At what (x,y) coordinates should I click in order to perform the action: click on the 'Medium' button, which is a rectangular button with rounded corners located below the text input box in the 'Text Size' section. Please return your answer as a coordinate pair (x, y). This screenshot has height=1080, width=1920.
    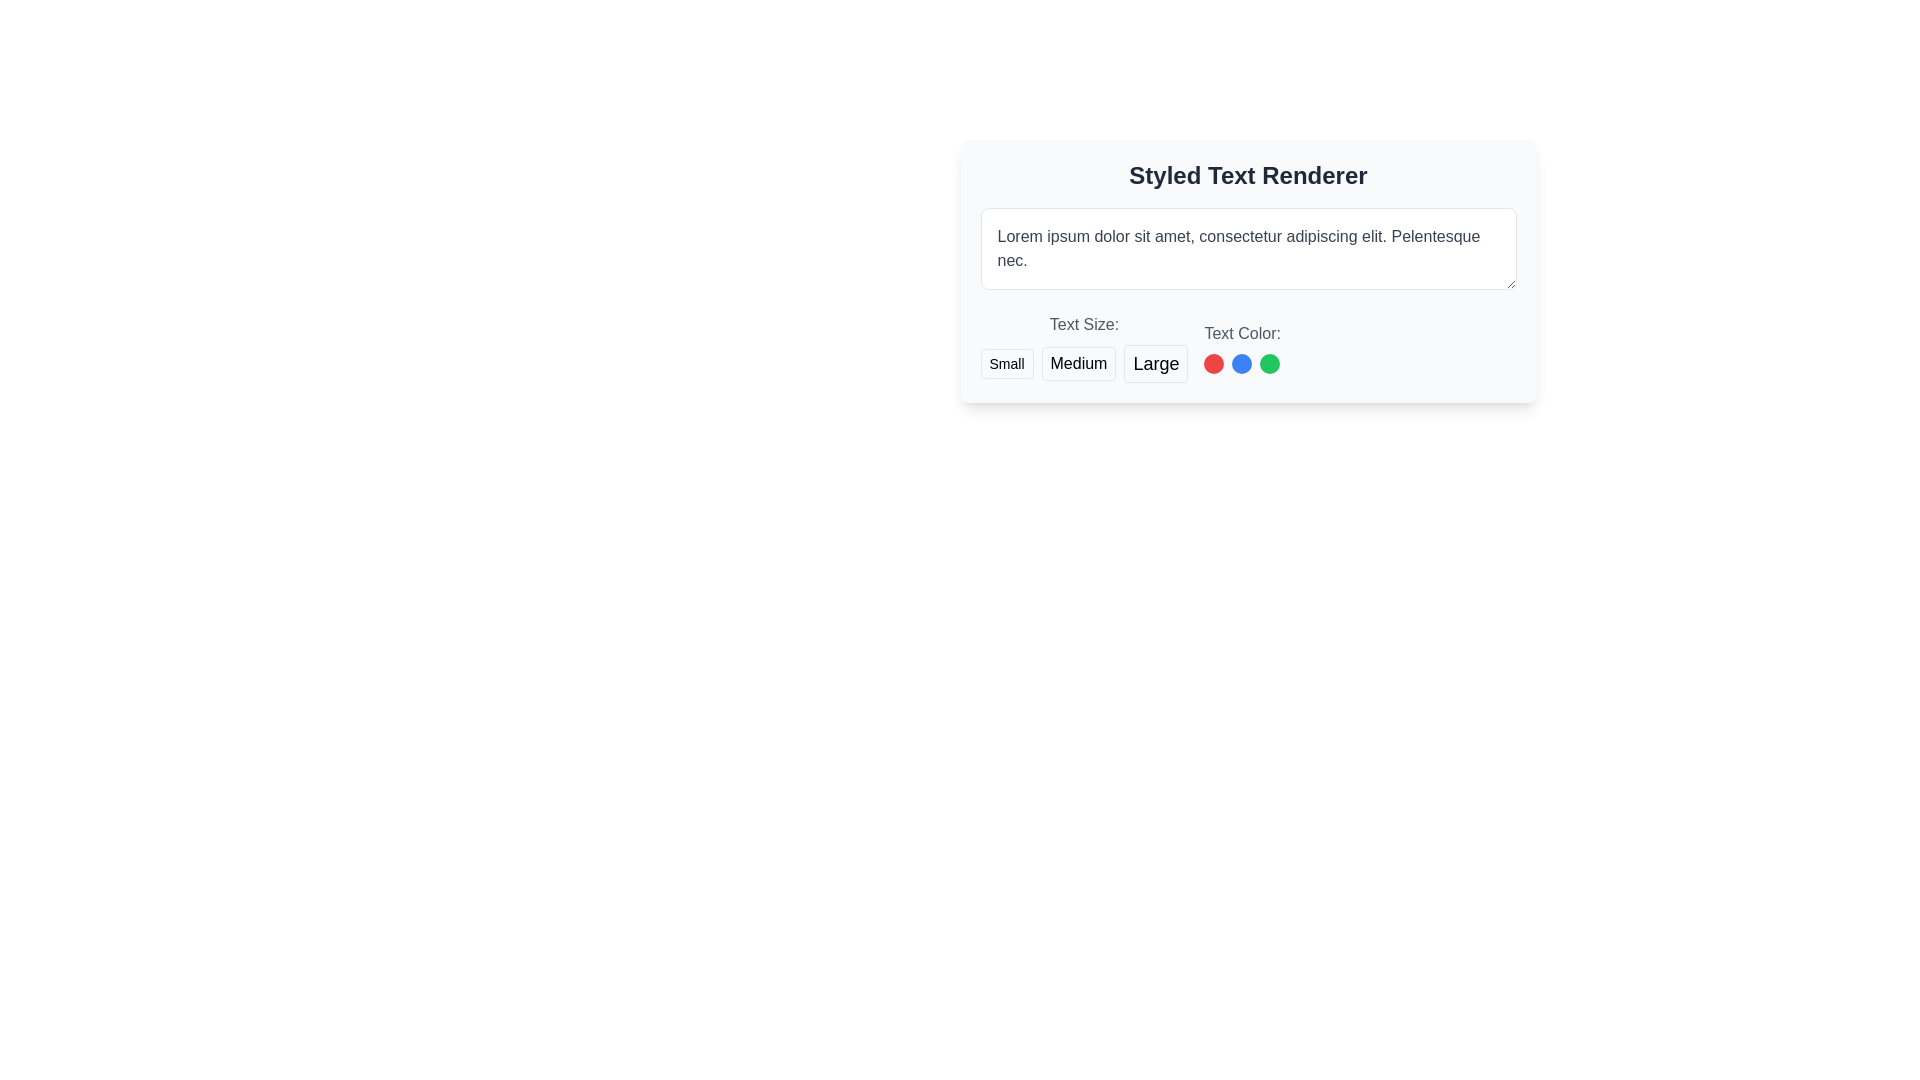
    Looking at the image, I should click on (1078, 363).